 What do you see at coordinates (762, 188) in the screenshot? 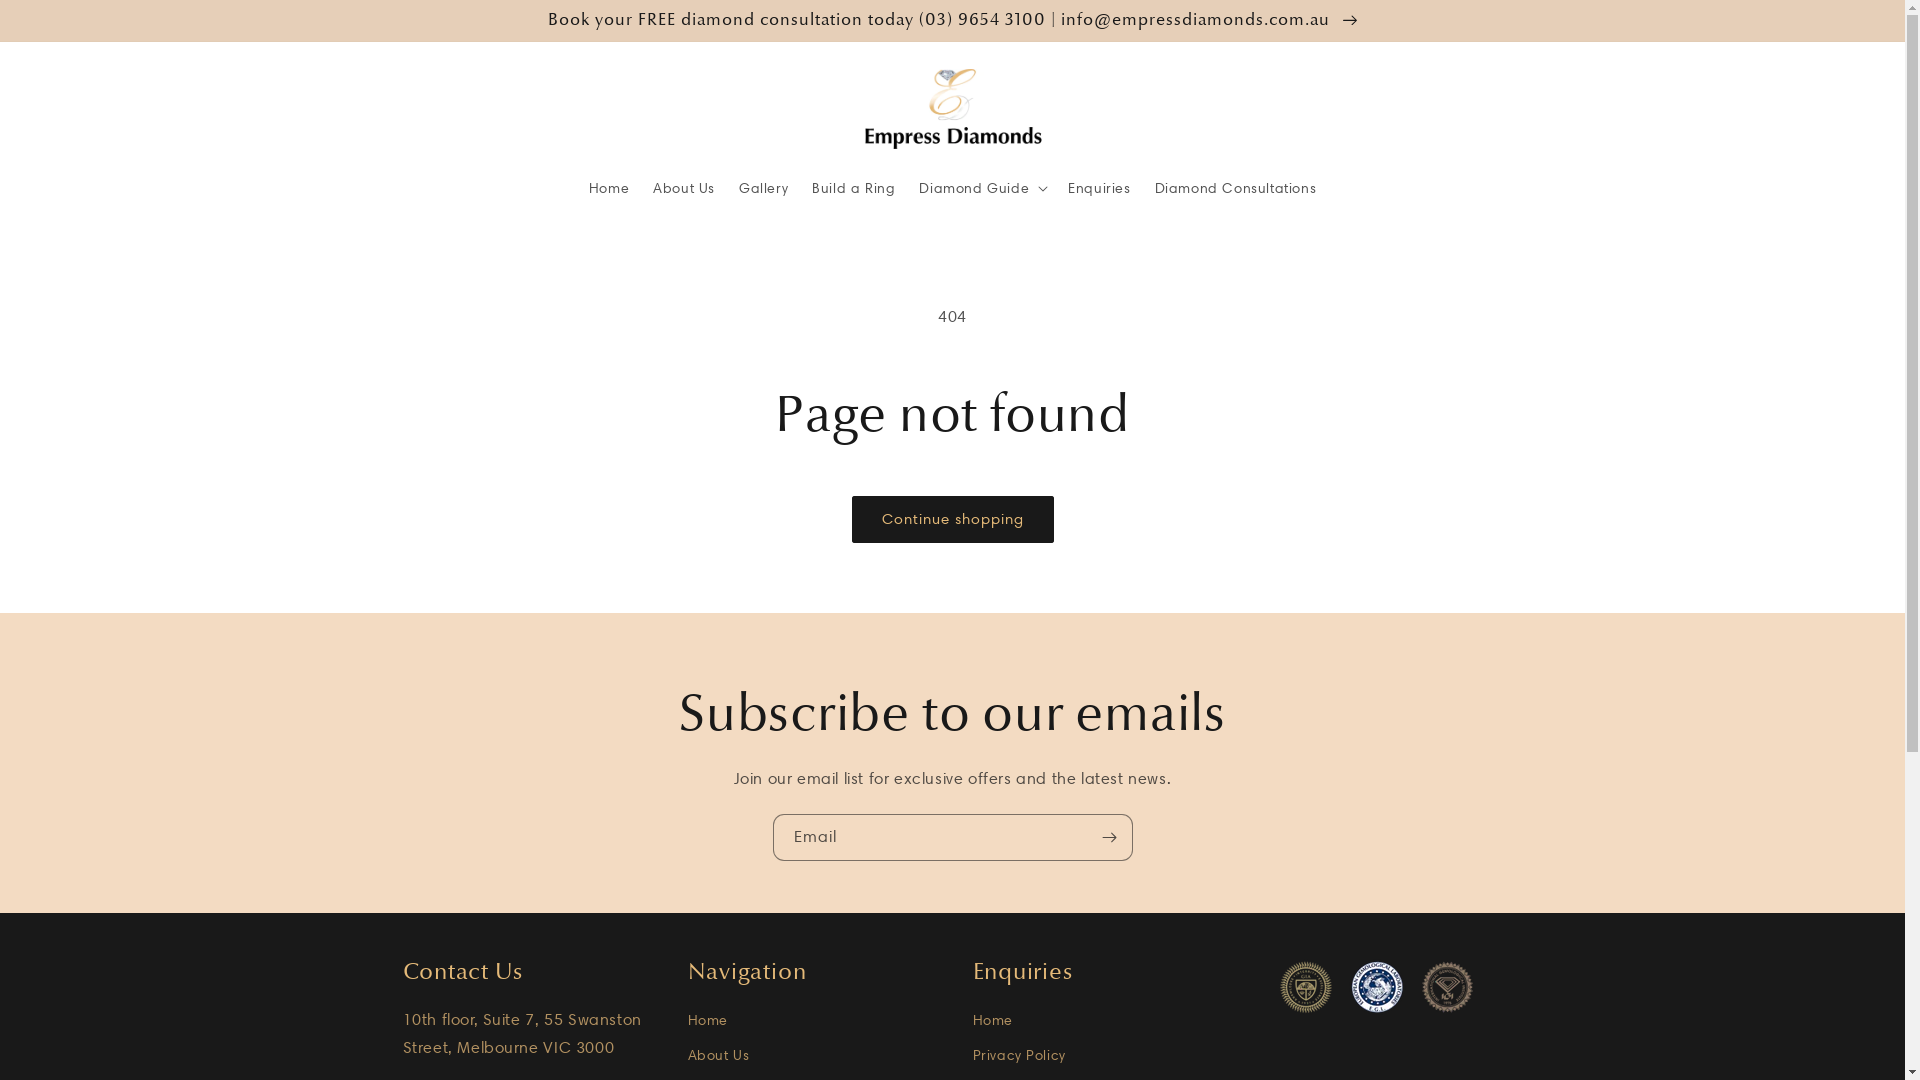
I see `'Gallery'` at bounding box center [762, 188].